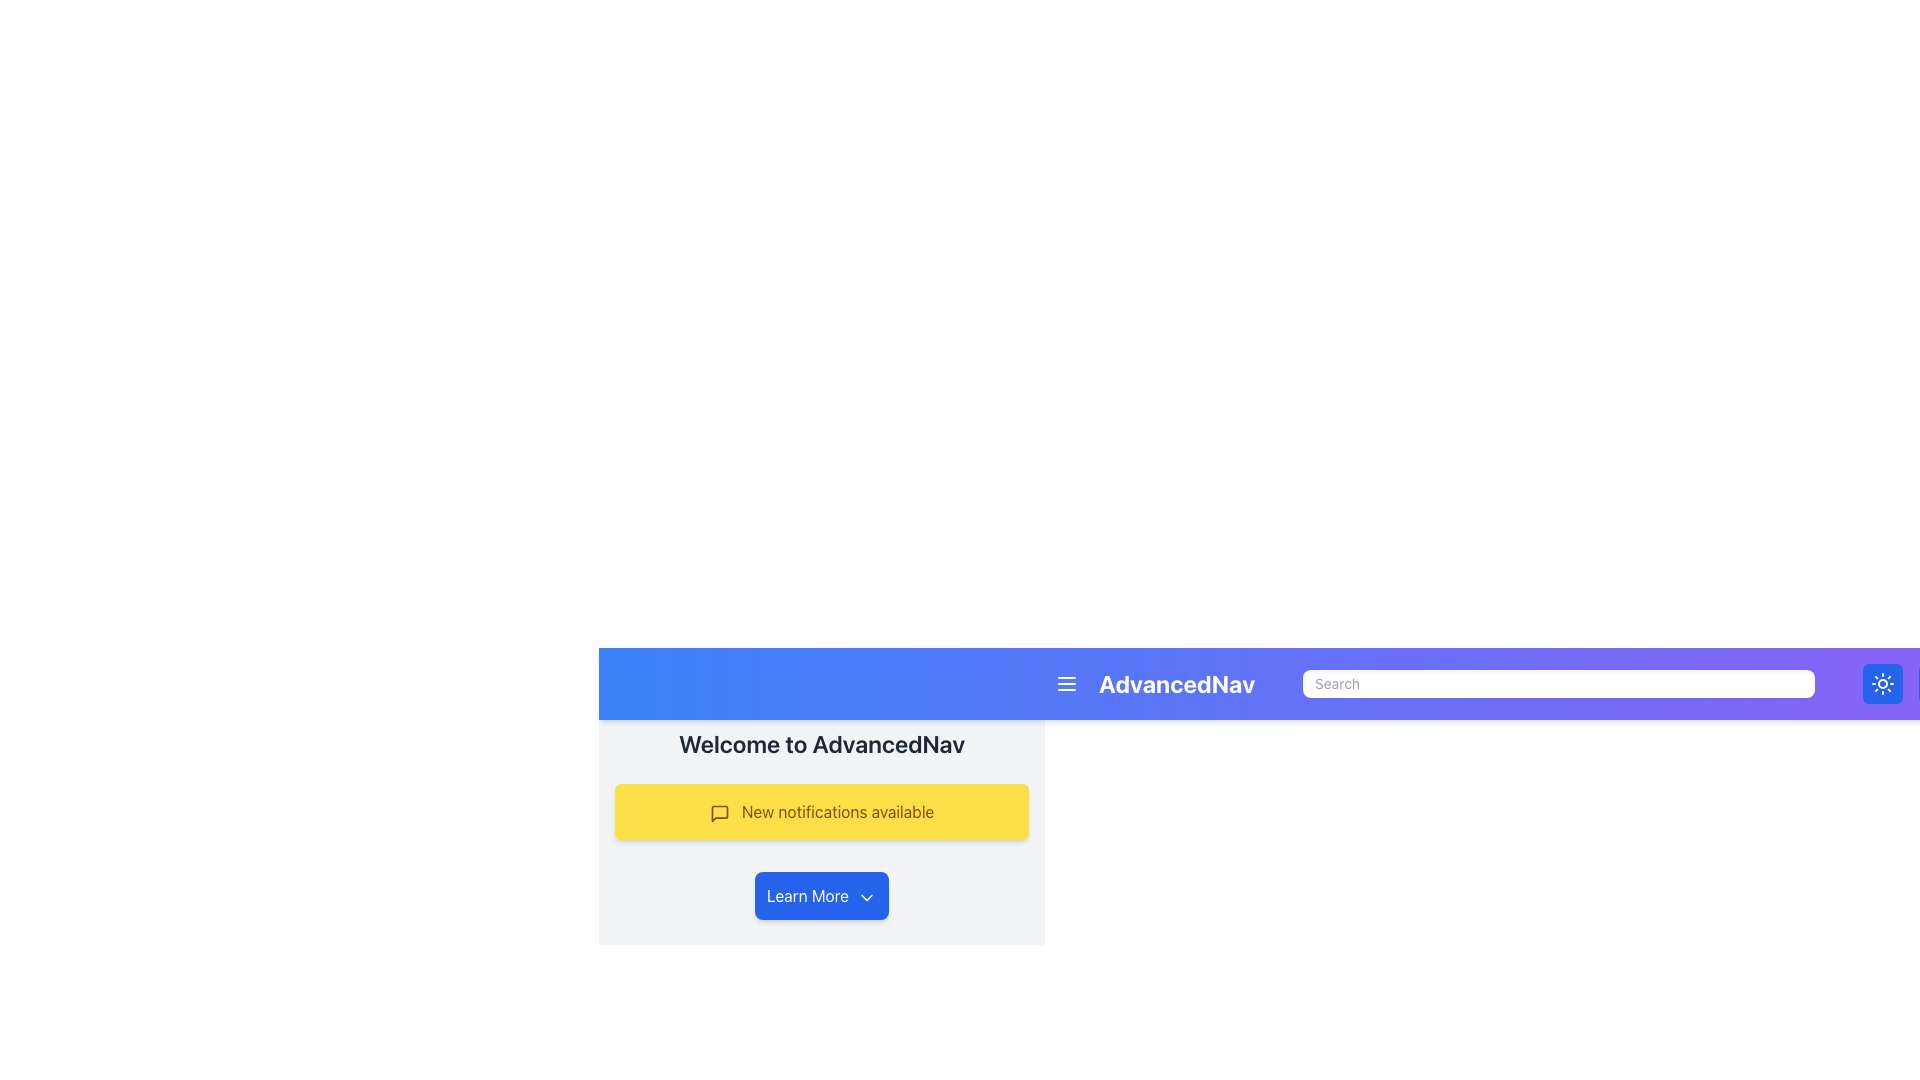  Describe the element at coordinates (719, 813) in the screenshot. I see `the speech bubble icon located on the left side of the yellow notification banner that indicates 'New notifications available'` at that location.